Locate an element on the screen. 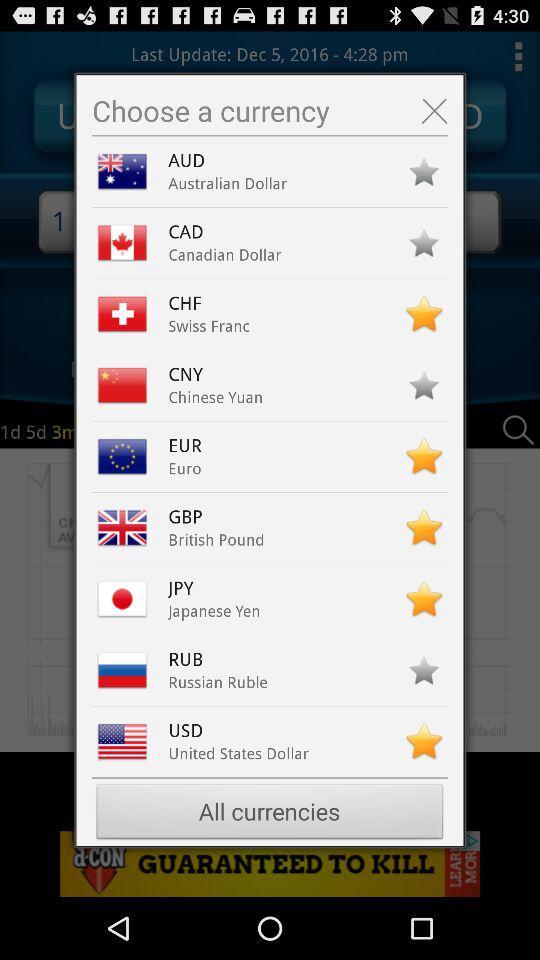 The image size is (540, 960). all currencies is located at coordinates (270, 814).